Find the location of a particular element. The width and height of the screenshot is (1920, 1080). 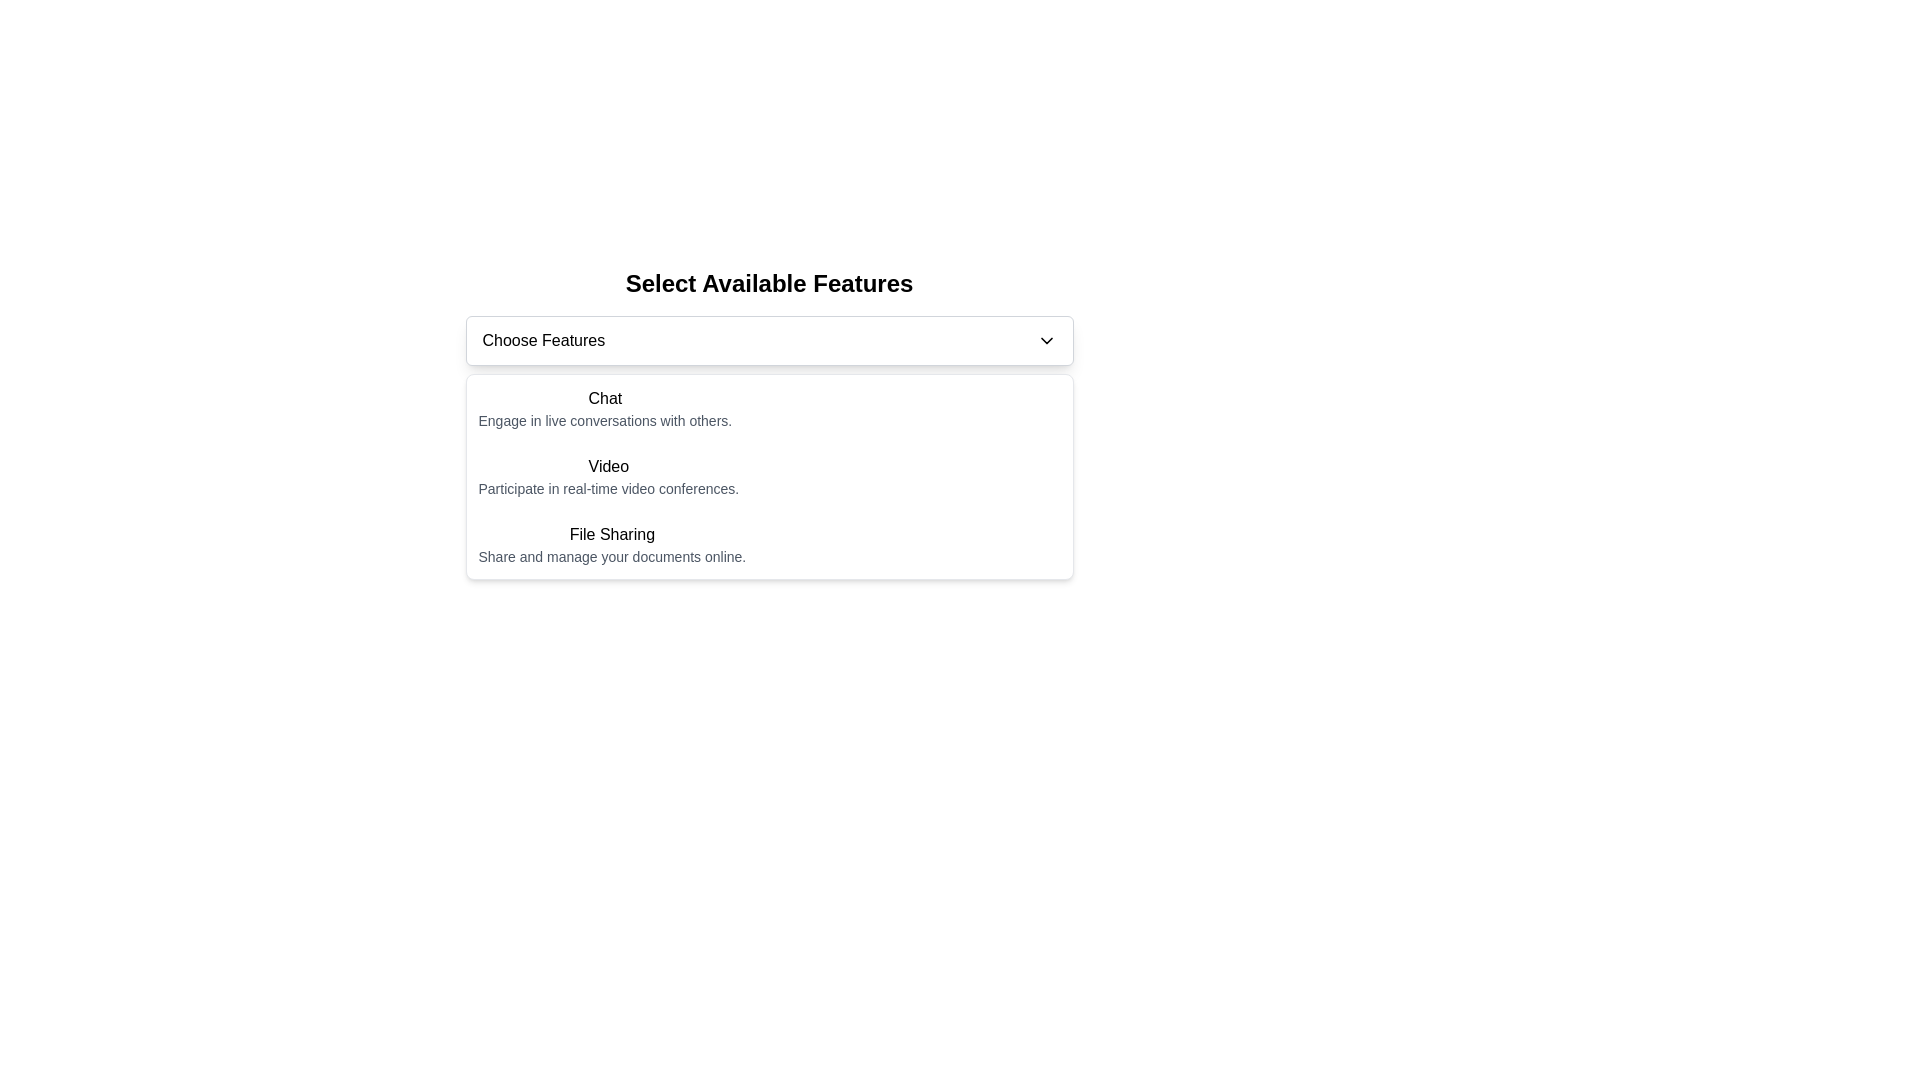

the text label that reads 'Engage in live conversations with others.', which is styled in a small gray font and positioned below the 'Chat' heading is located at coordinates (604, 419).